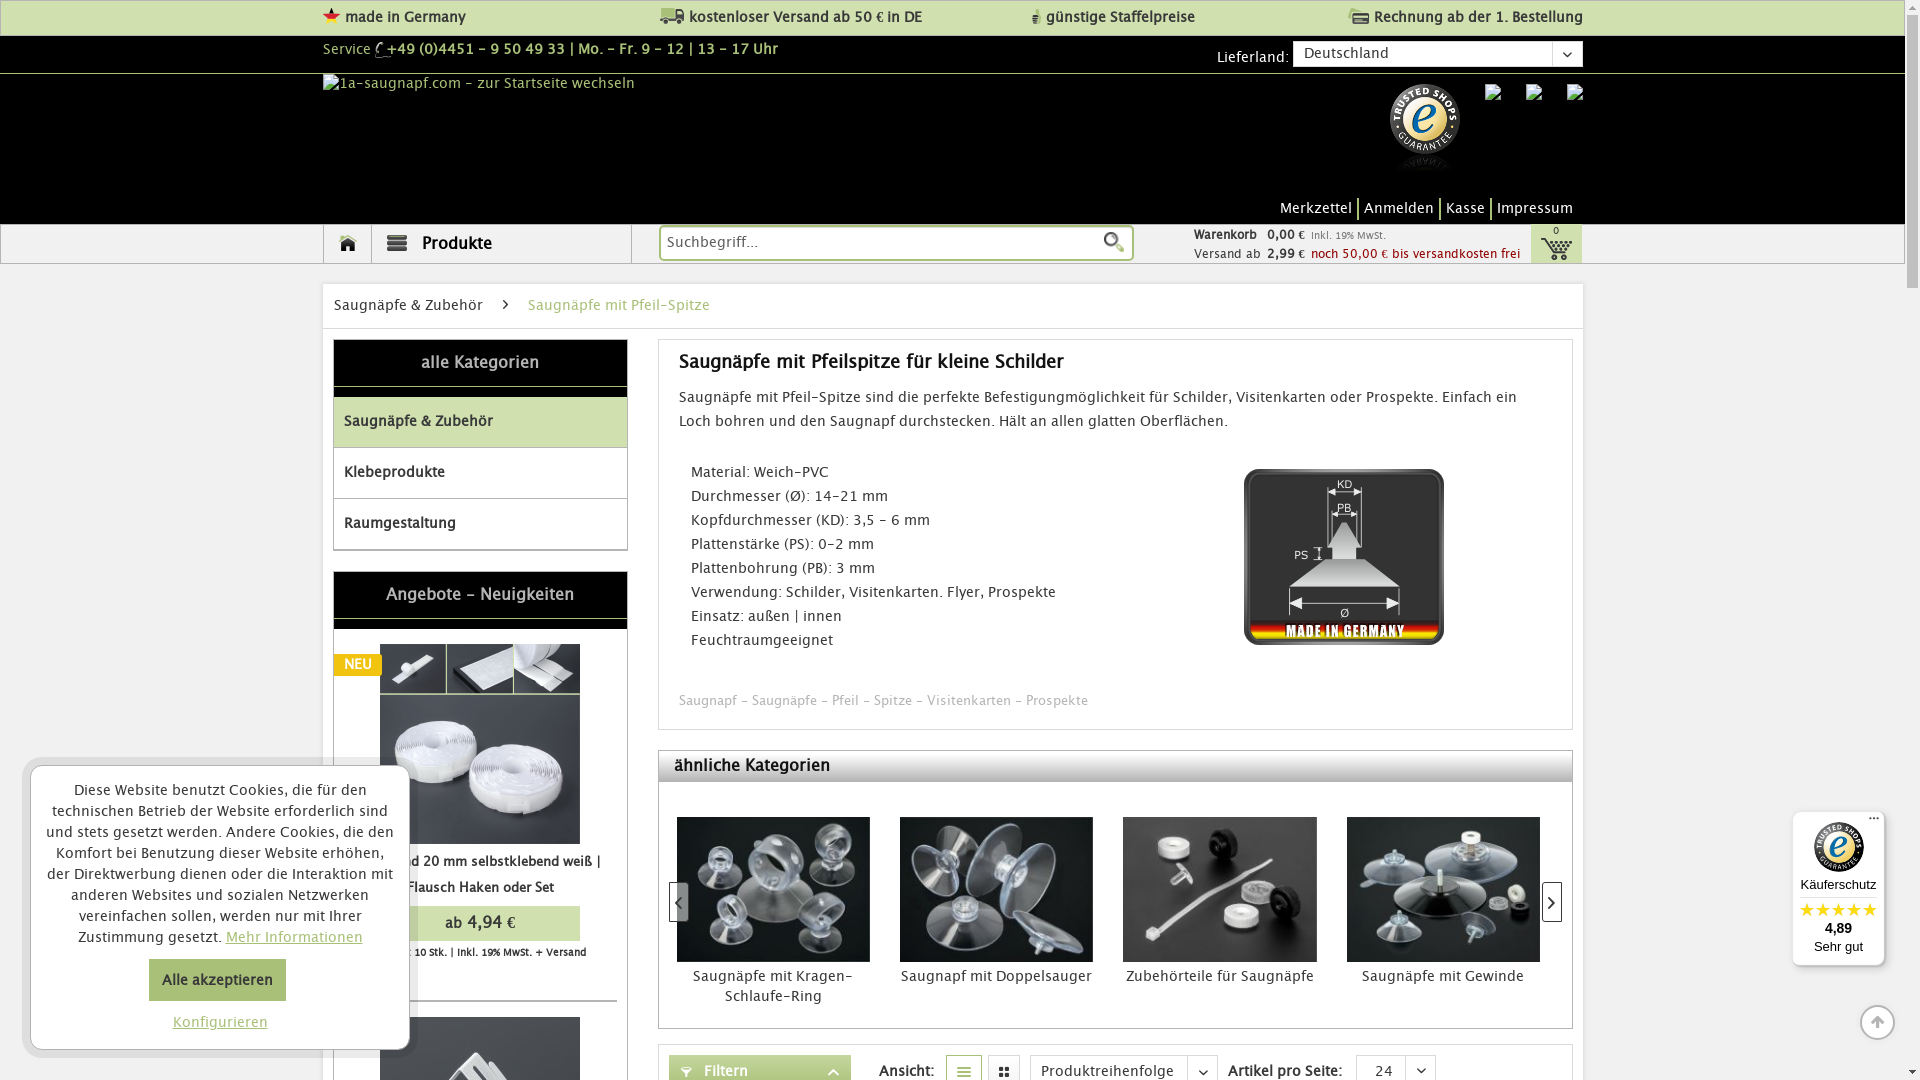 This screenshot has width=1920, height=1080. I want to click on '0', so click(1550, 242).